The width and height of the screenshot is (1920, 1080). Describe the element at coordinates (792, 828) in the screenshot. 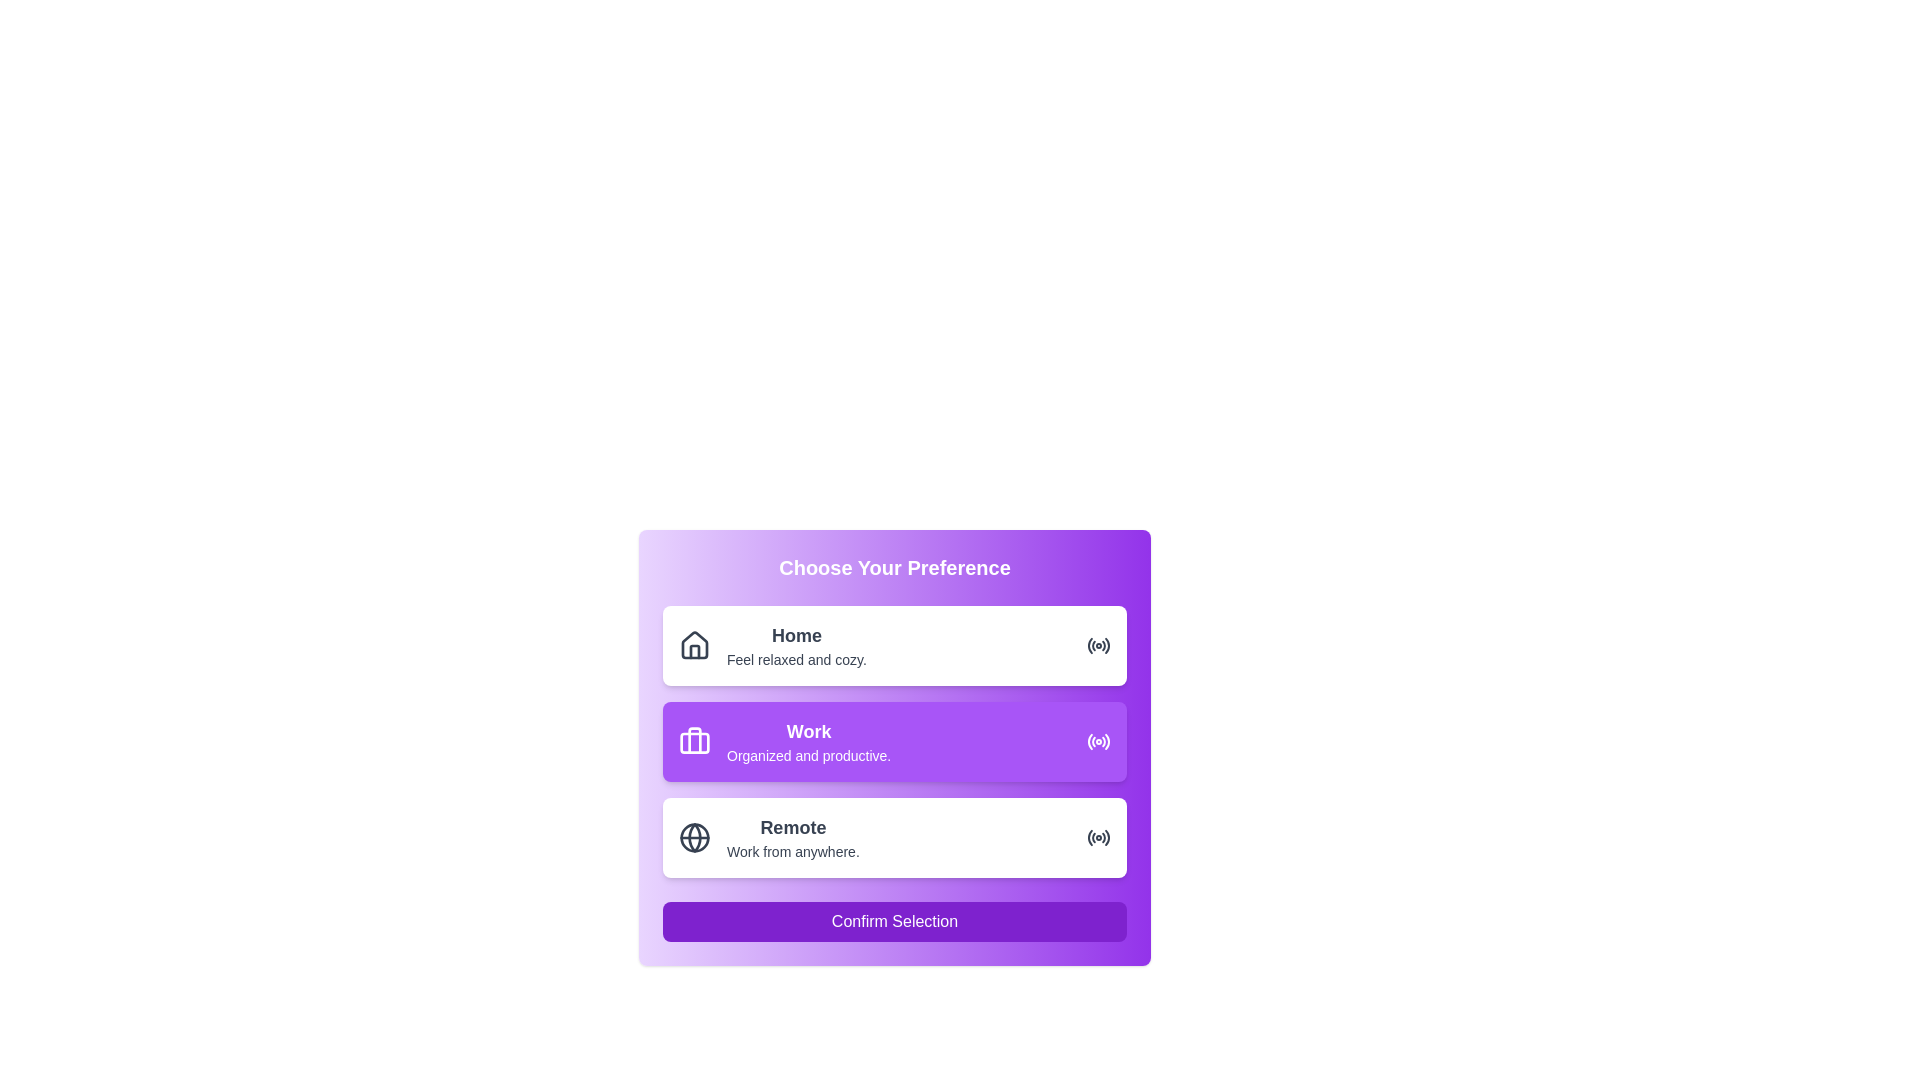

I see `the static text label that serves as the title for the 'Remote' preference option, which is located above the text 'Work from anywhere.' and adjacent to a globe icon` at that location.